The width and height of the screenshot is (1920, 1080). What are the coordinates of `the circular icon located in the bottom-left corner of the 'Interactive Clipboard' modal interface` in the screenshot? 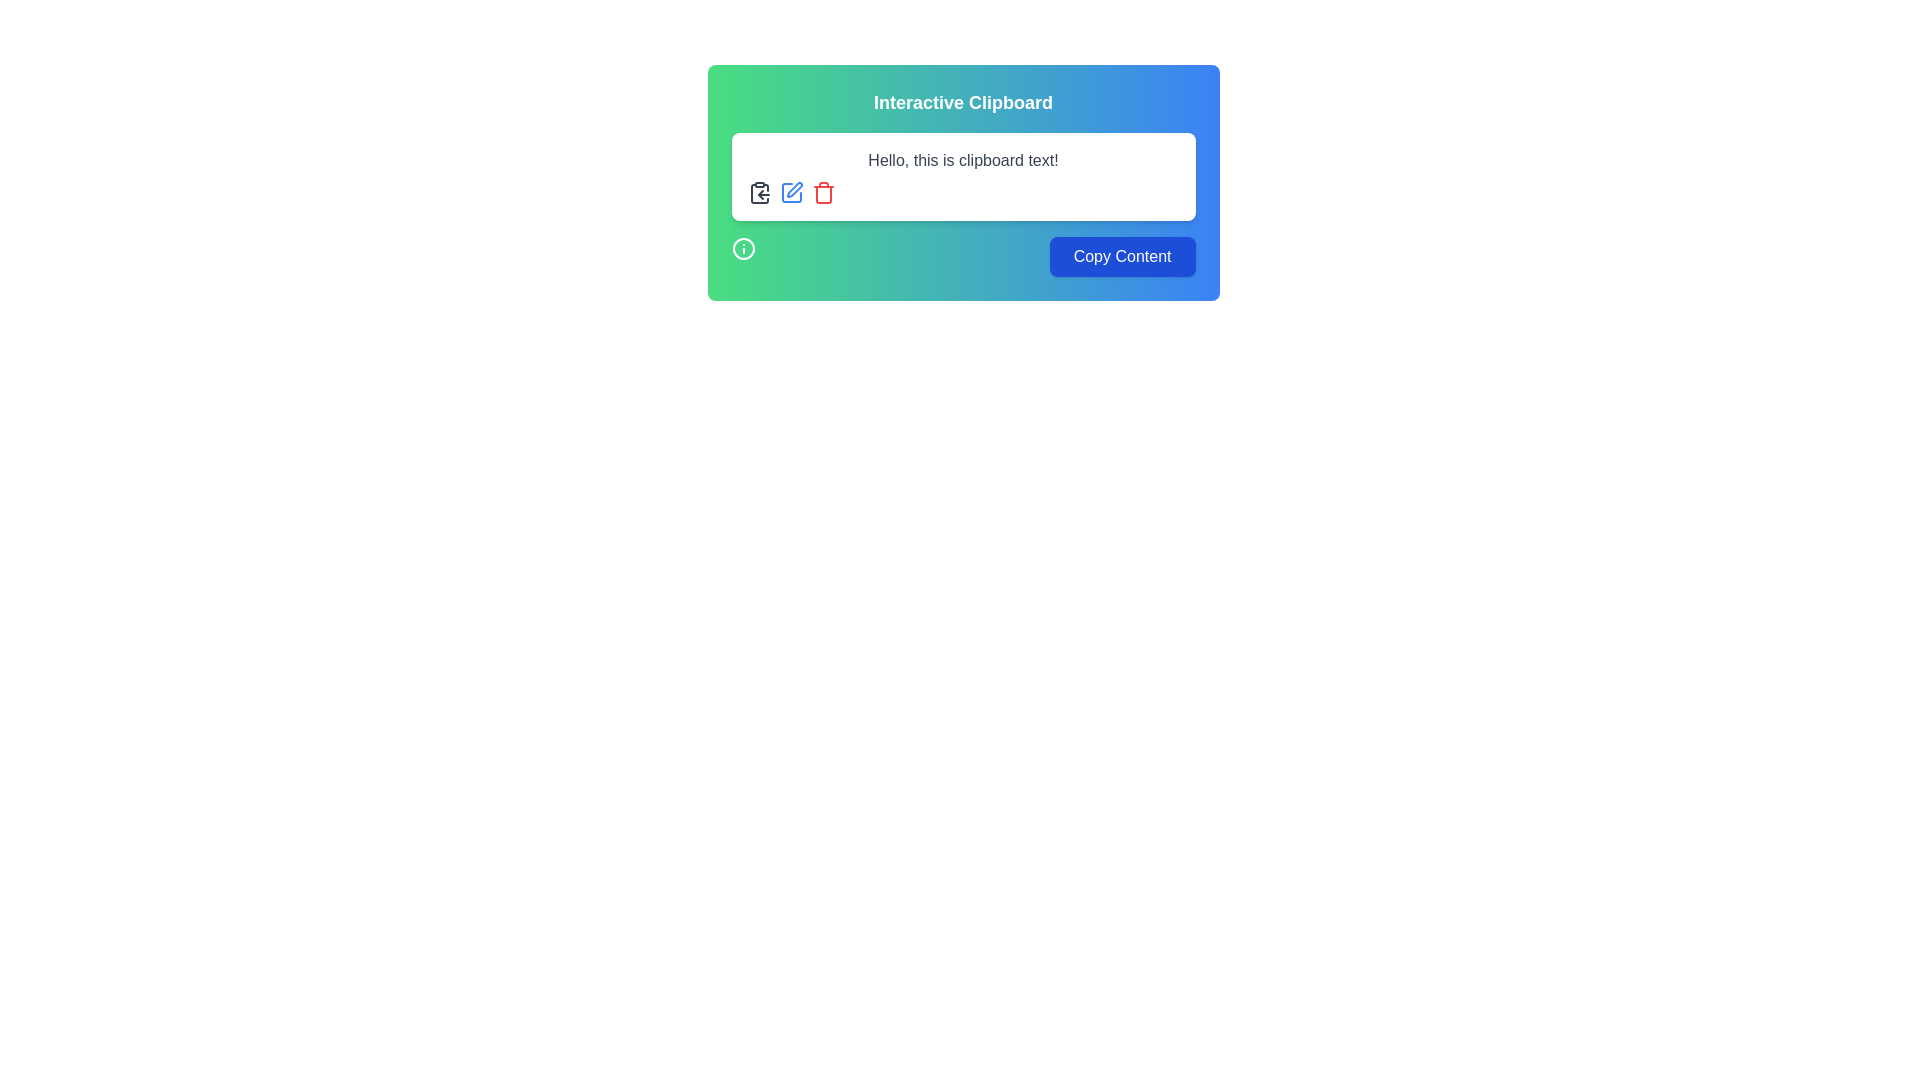 It's located at (742, 248).